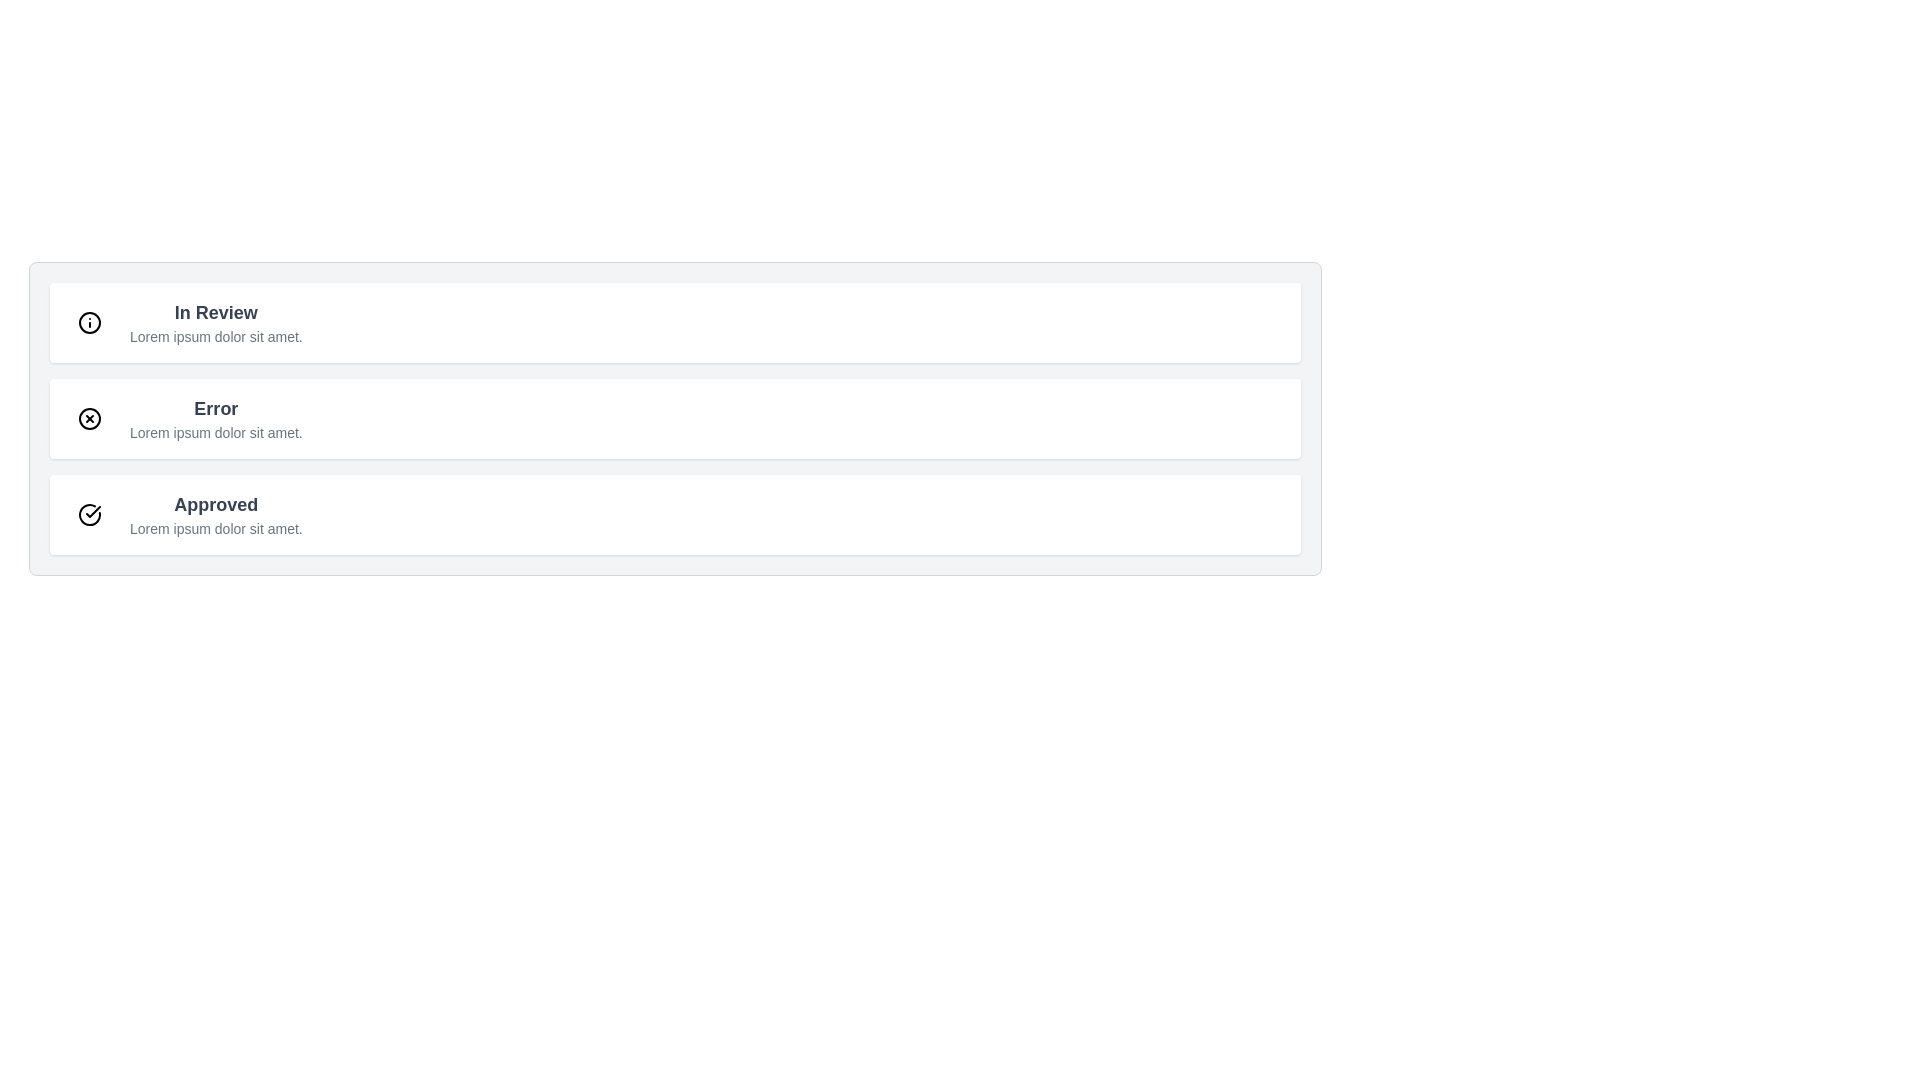 This screenshot has width=1920, height=1080. What do you see at coordinates (216, 514) in the screenshot?
I see `static text block indicating the approval status, which displays the label 'Approved' and its description below it` at bounding box center [216, 514].